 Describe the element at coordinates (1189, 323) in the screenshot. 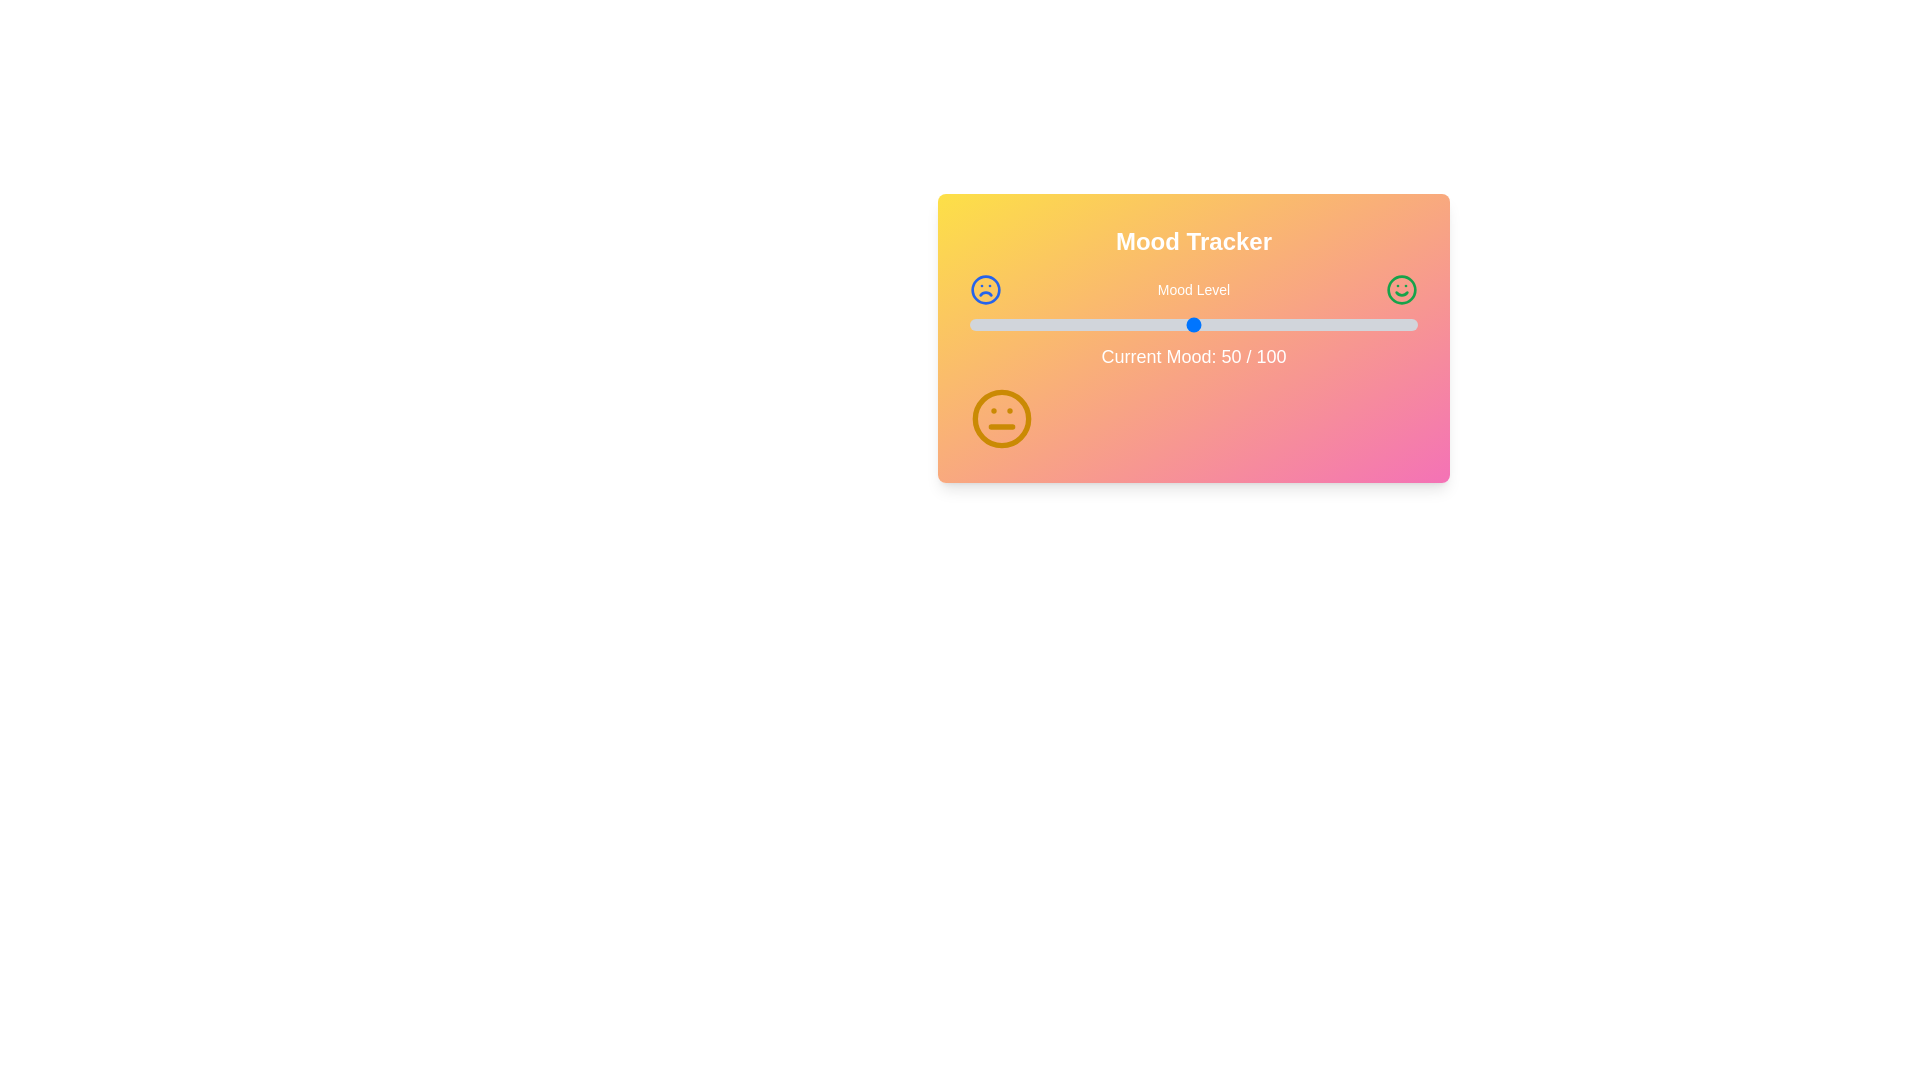

I see `the mood level slider to 49 where mood_level is a percentage between 0 and 100` at that location.